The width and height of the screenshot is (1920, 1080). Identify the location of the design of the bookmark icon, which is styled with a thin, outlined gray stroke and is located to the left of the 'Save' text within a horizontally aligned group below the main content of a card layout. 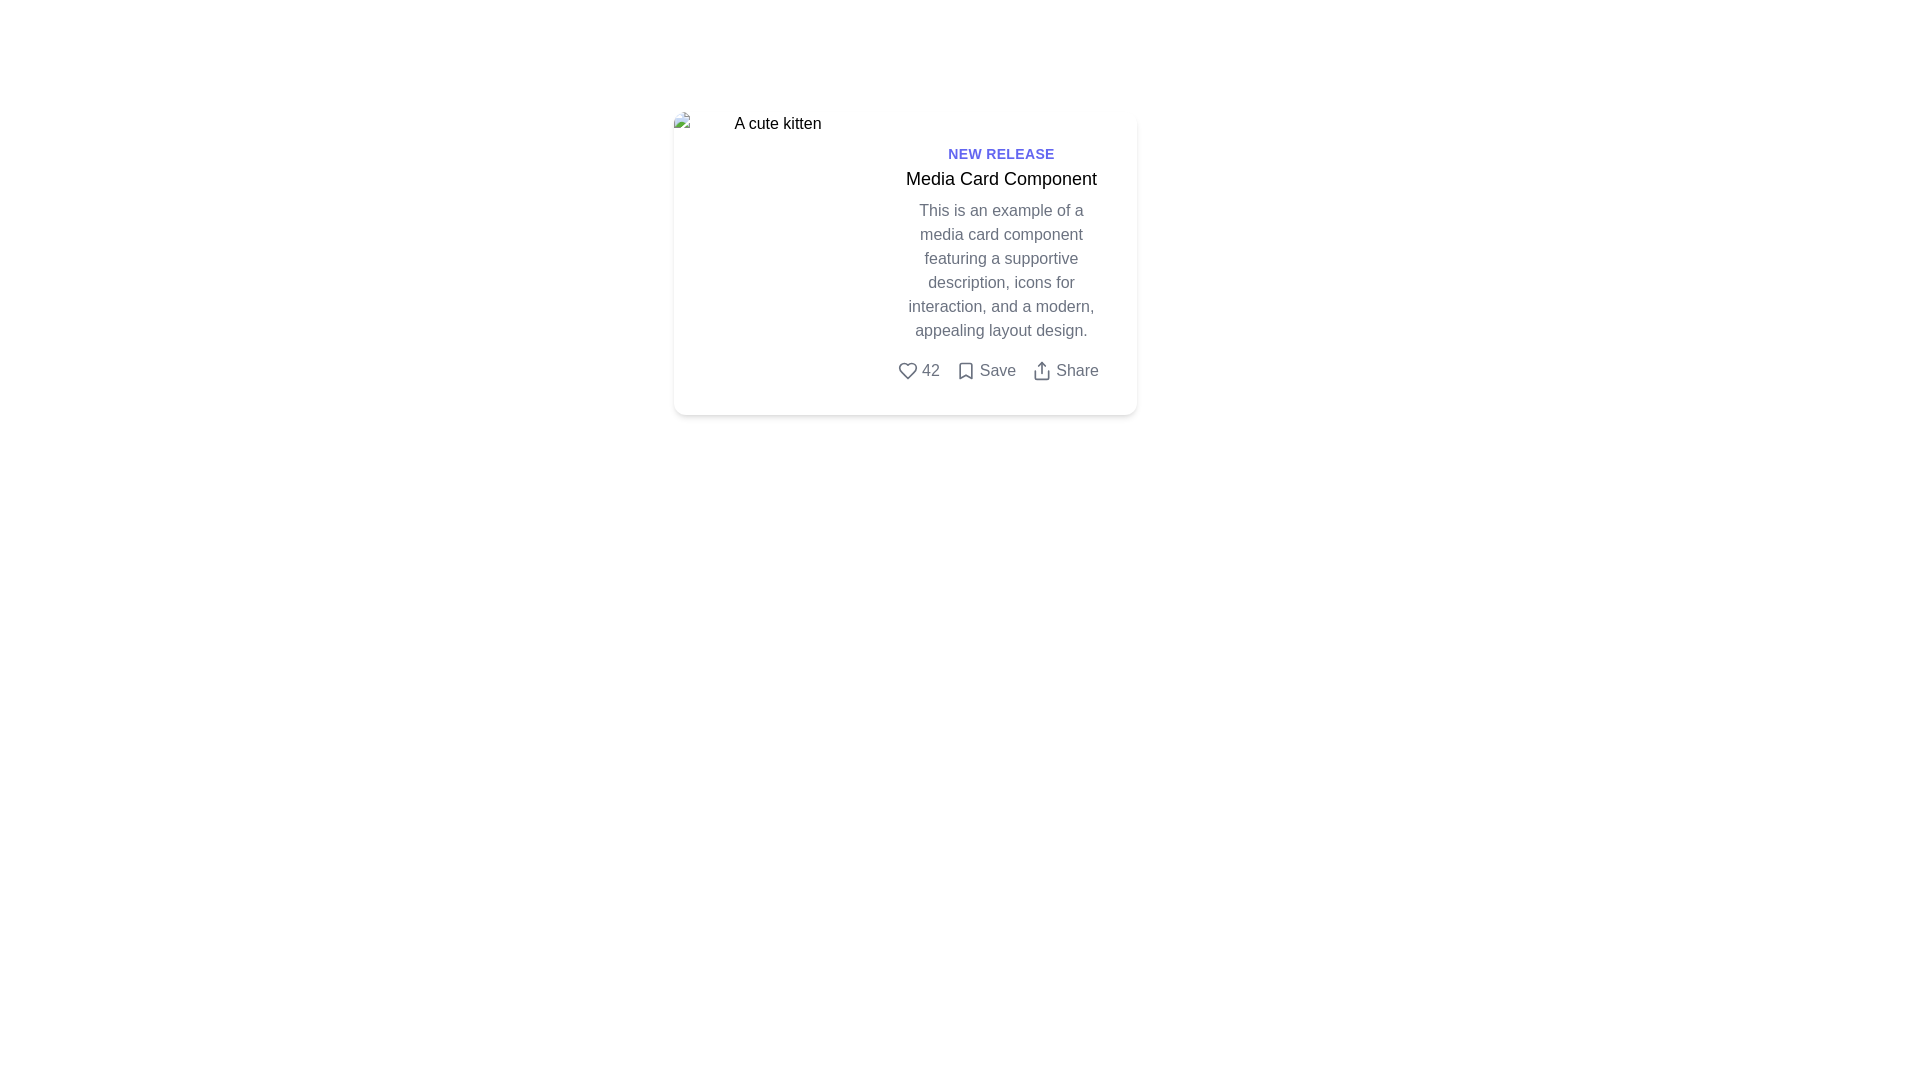
(965, 370).